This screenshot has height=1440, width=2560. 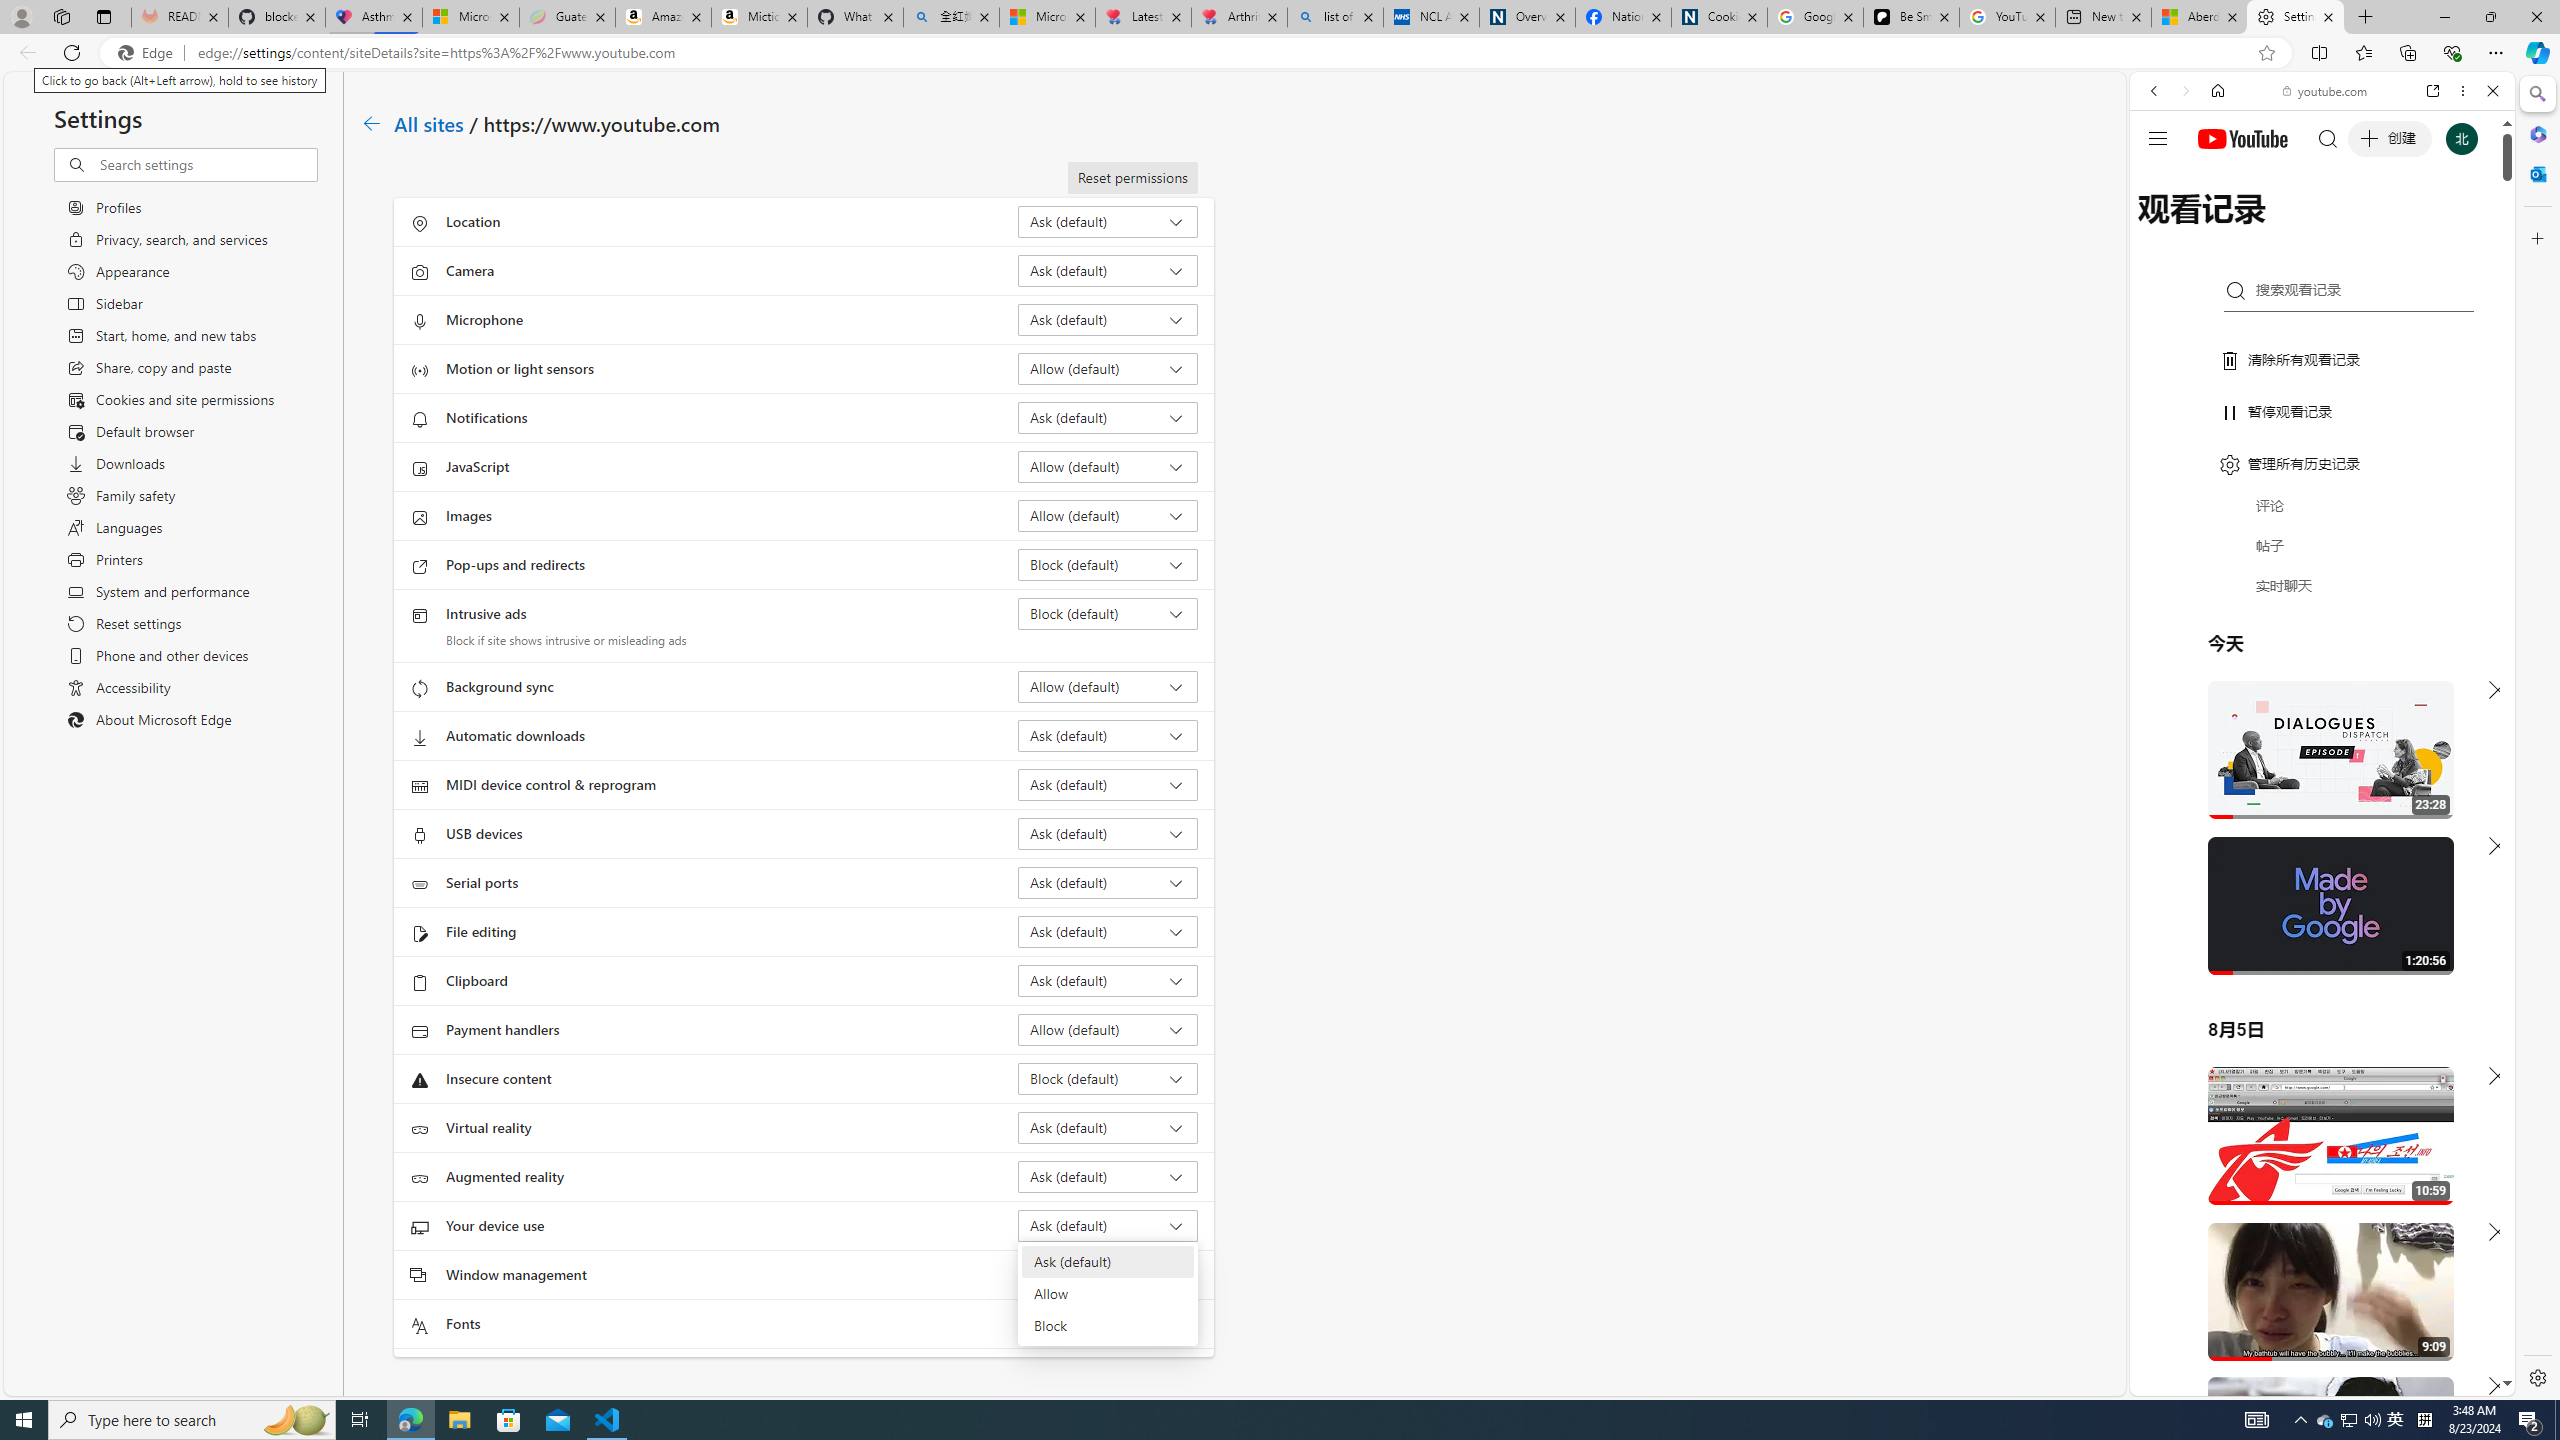 What do you see at coordinates (1108, 1077) in the screenshot?
I see `'Insecure content Block (default)'` at bounding box center [1108, 1077].